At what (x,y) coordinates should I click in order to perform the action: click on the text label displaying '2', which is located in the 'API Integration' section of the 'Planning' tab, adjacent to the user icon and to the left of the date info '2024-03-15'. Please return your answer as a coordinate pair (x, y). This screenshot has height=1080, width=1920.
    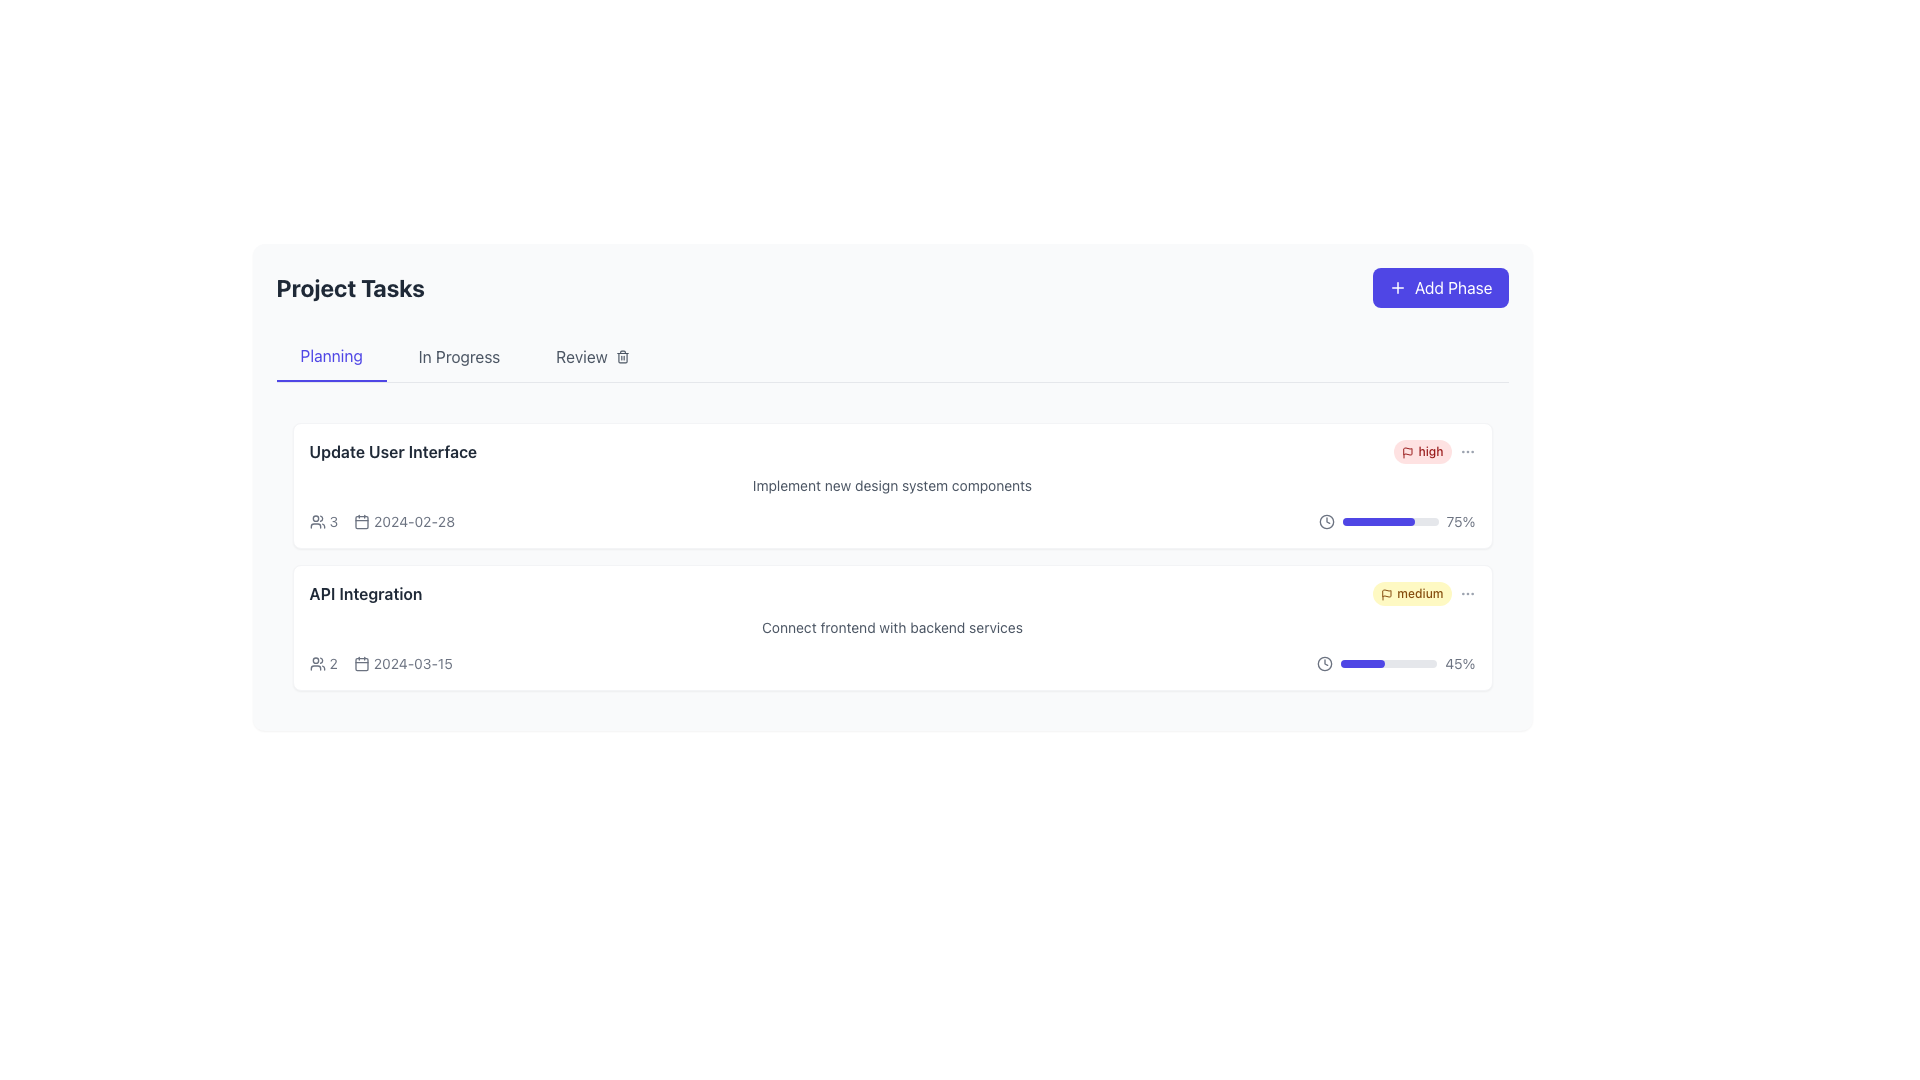
    Looking at the image, I should click on (323, 663).